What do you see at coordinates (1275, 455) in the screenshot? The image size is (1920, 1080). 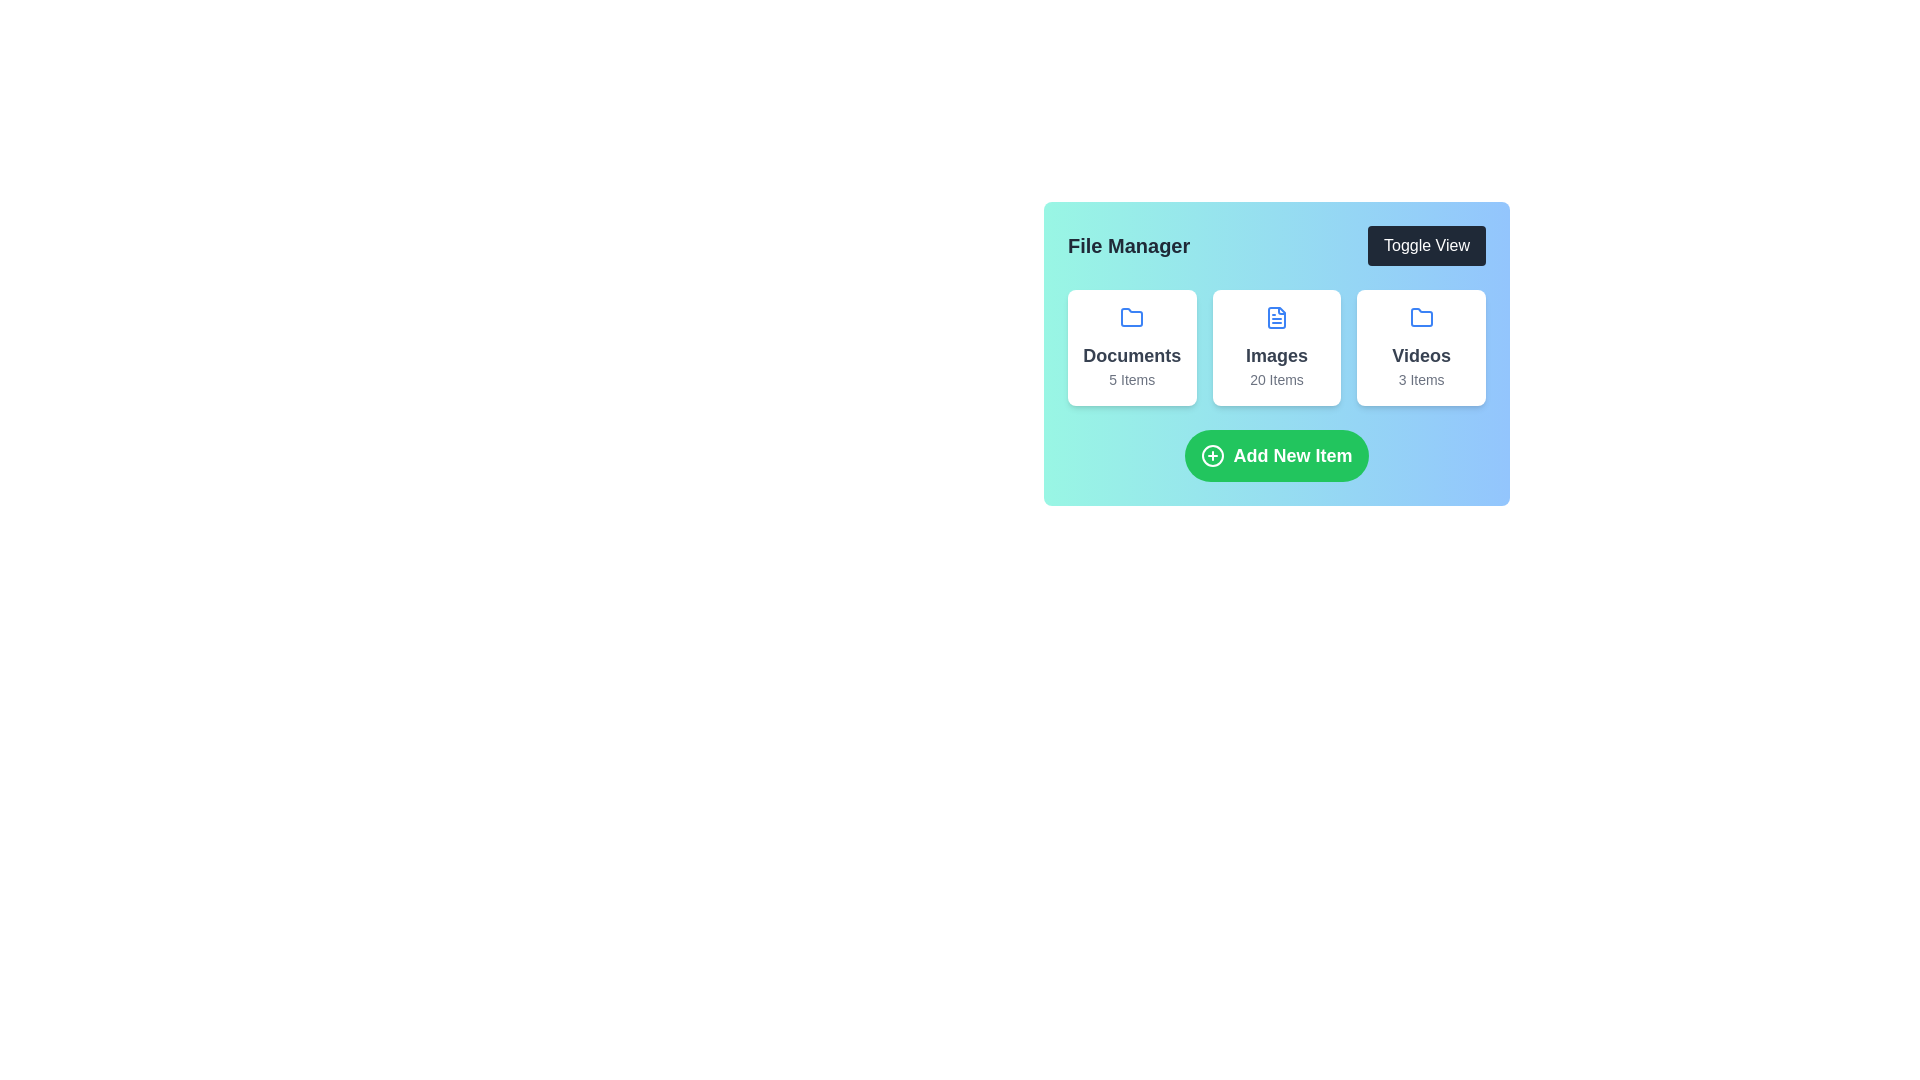 I see `the 'Add New Item' button with a bright green background and white bold text located beneath the grid layout in the 'File Manager' section` at bounding box center [1275, 455].